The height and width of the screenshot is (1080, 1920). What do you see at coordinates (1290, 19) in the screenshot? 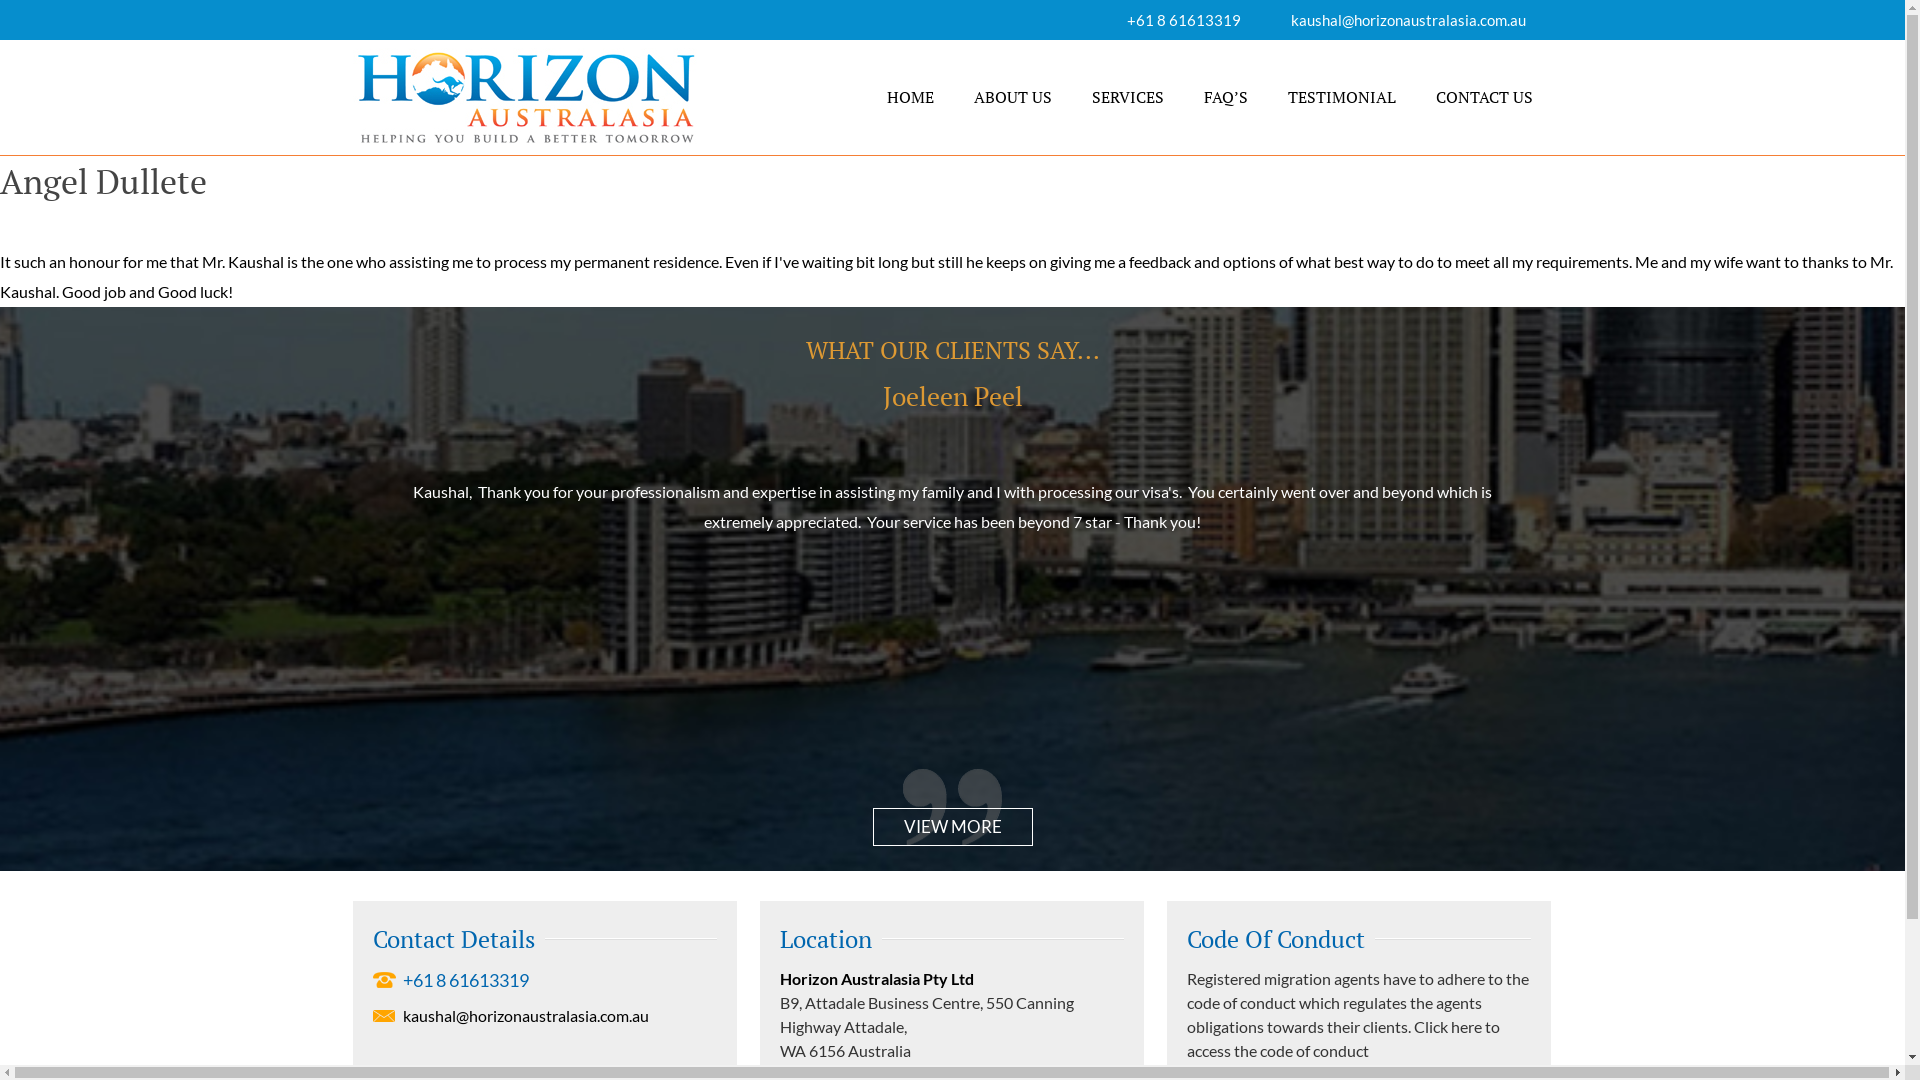
I see `'kaushal@horizonaustralasia.com.au'` at bounding box center [1290, 19].